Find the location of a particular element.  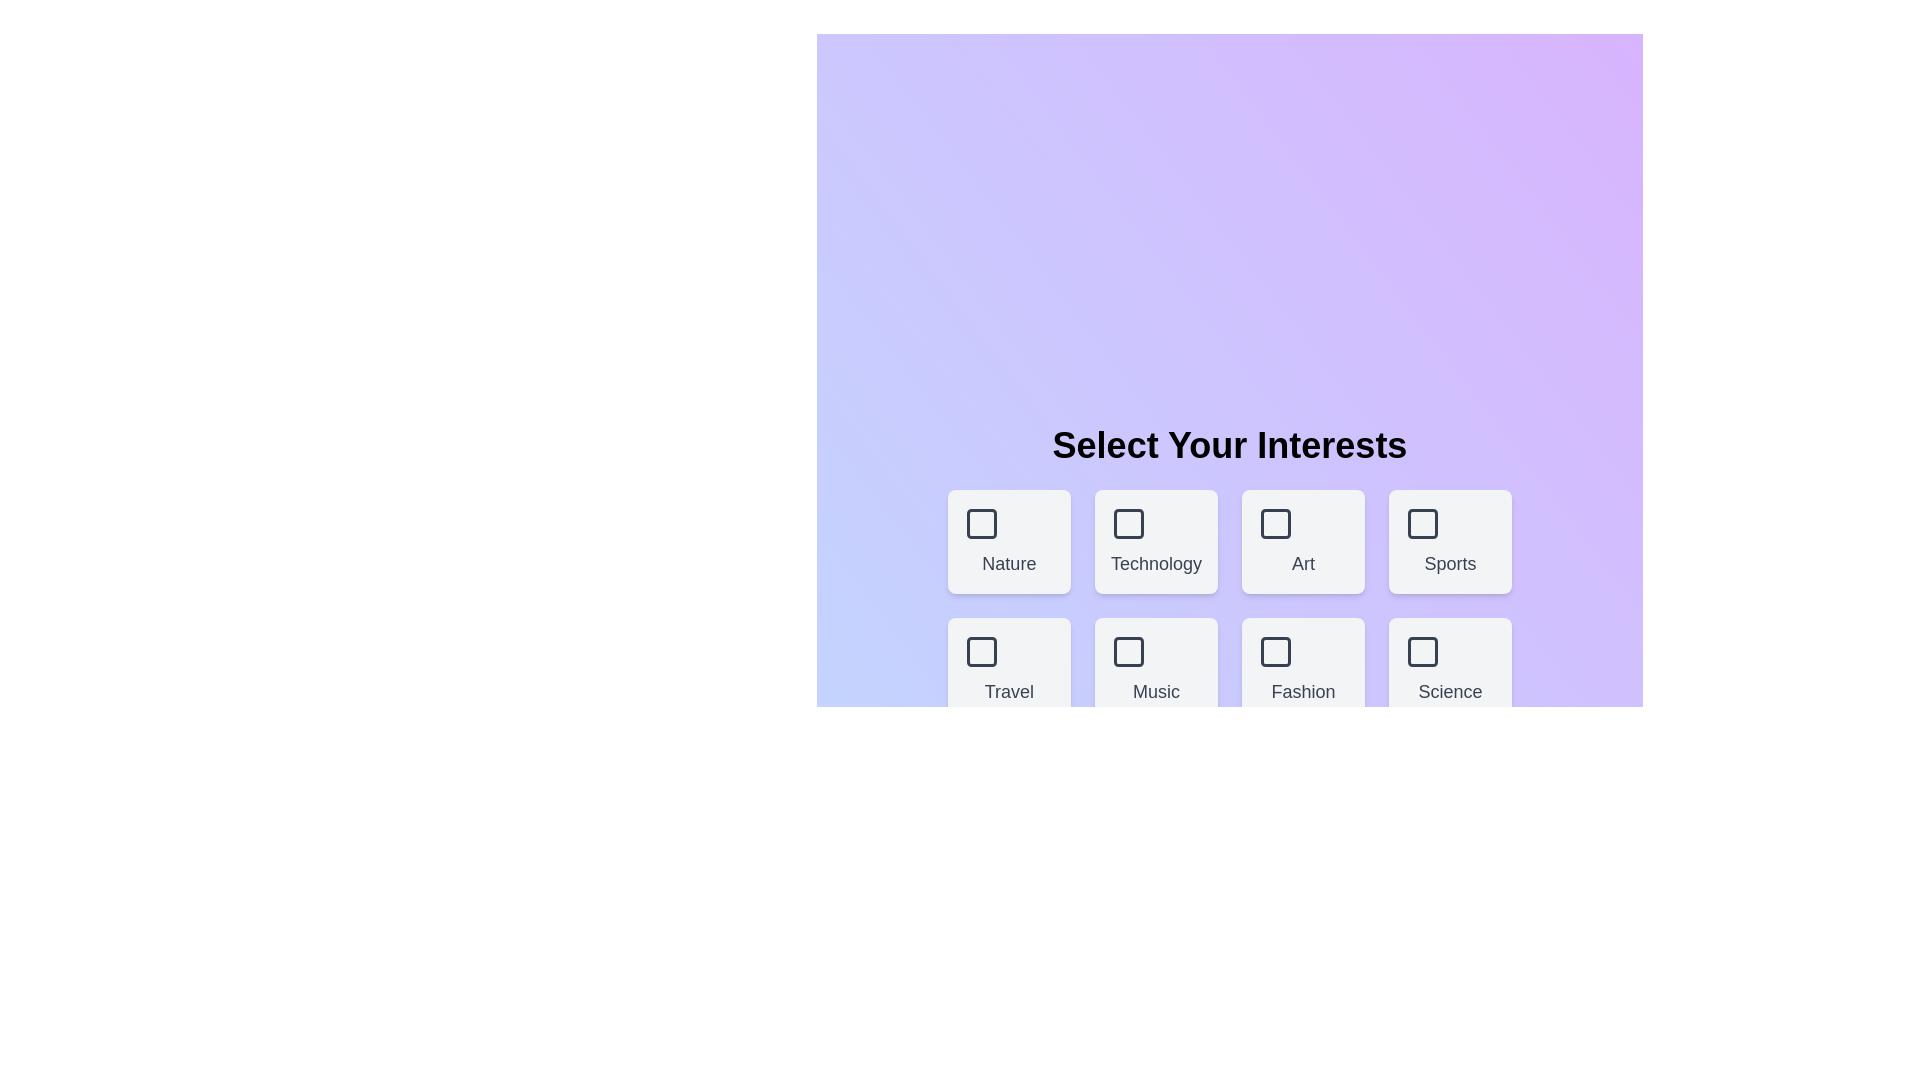

the theme box labeled Music is located at coordinates (1156, 670).